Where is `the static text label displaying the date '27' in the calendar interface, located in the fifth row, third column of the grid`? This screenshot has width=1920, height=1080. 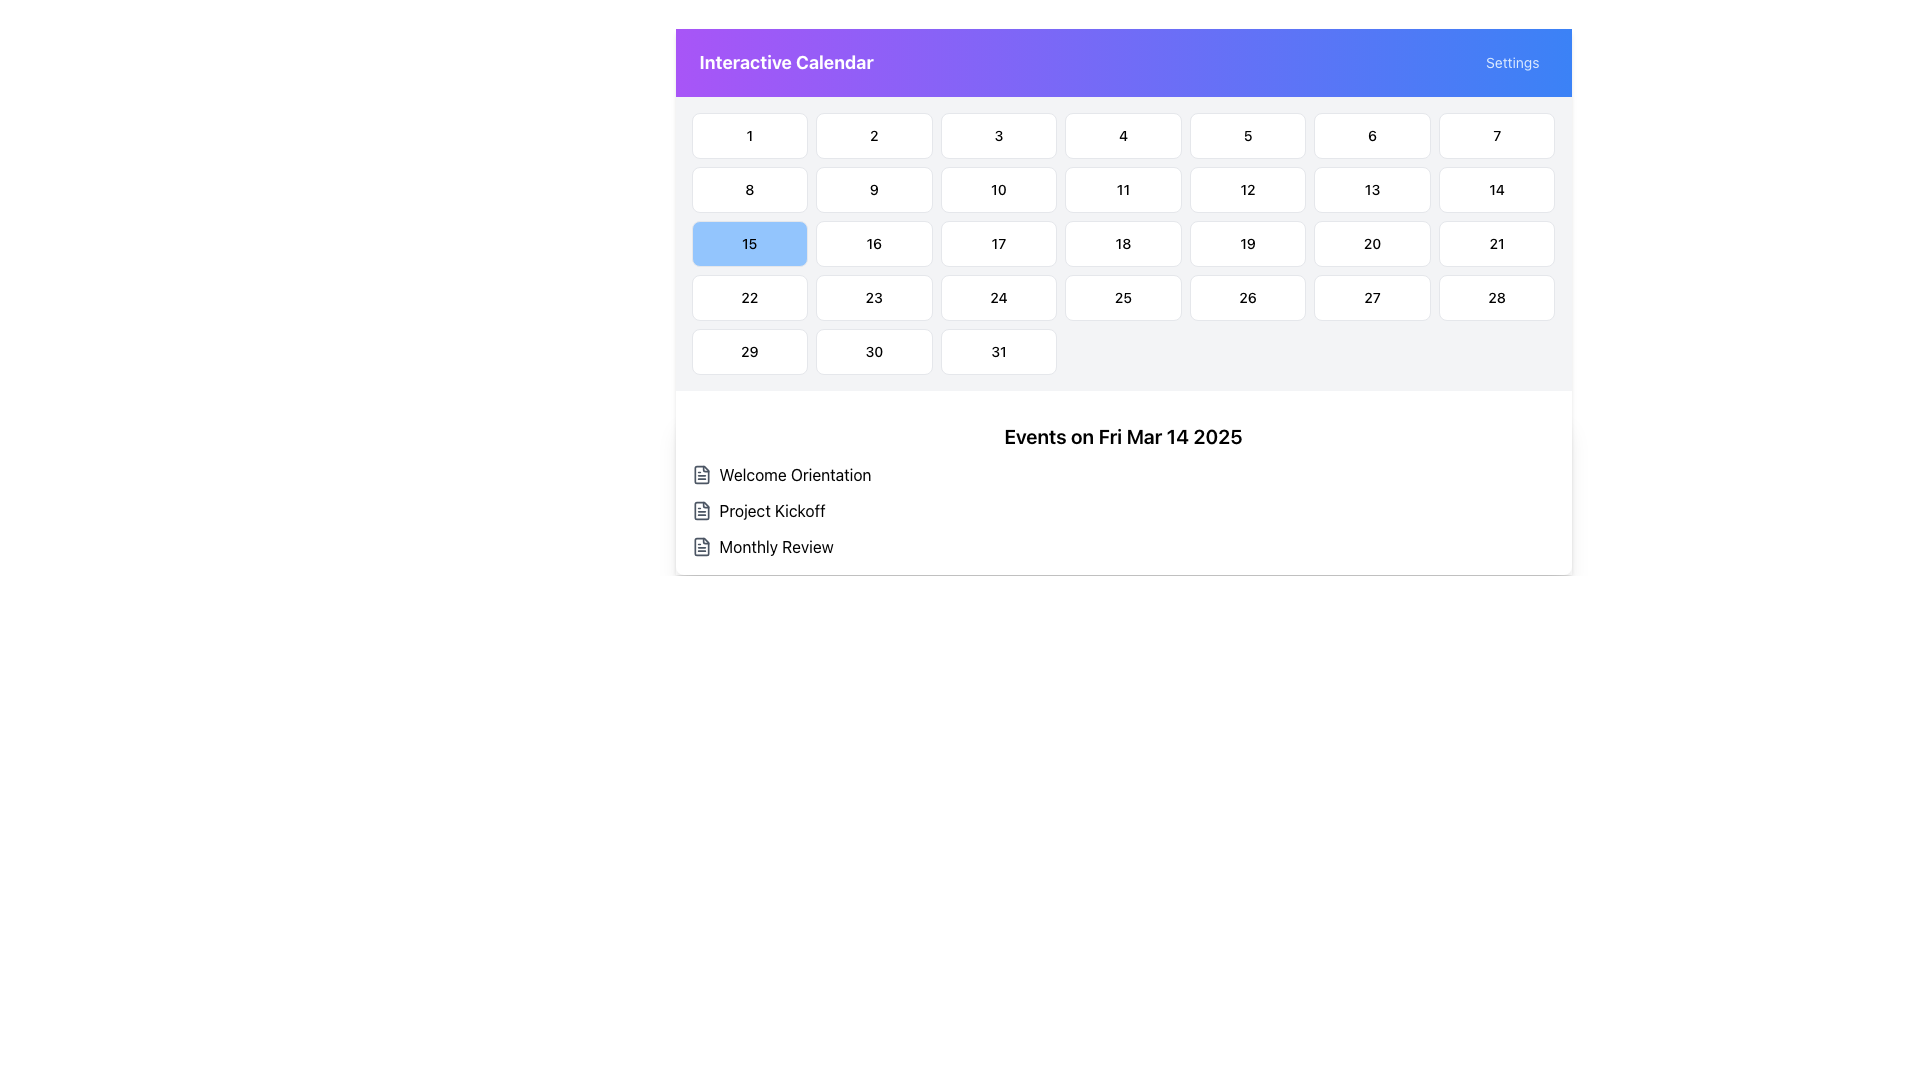
the static text label displaying the date '27' in the calendar interface, located in the fifth row, third column of the grid is located at coordinates (1371, 297).